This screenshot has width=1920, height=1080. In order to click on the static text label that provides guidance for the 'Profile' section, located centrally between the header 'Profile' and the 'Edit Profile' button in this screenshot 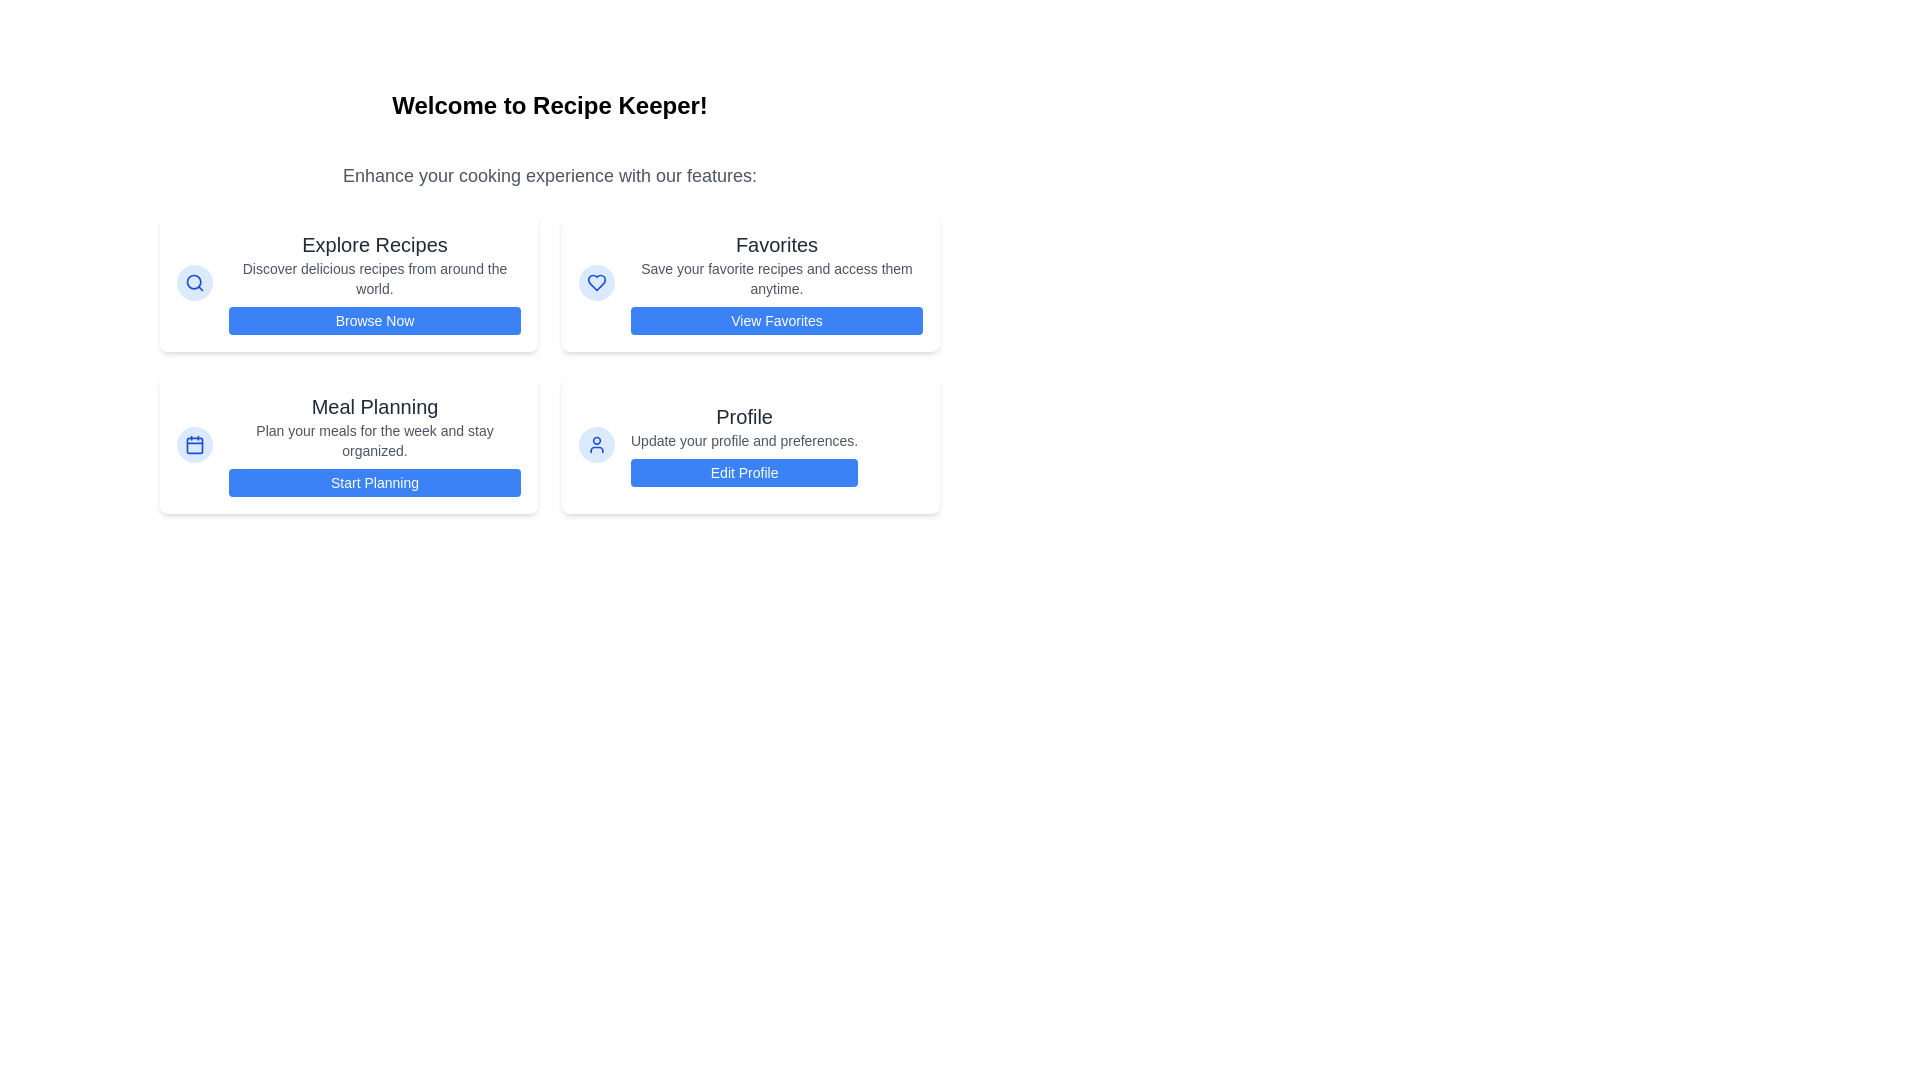, I will do `click(743, 439)`.